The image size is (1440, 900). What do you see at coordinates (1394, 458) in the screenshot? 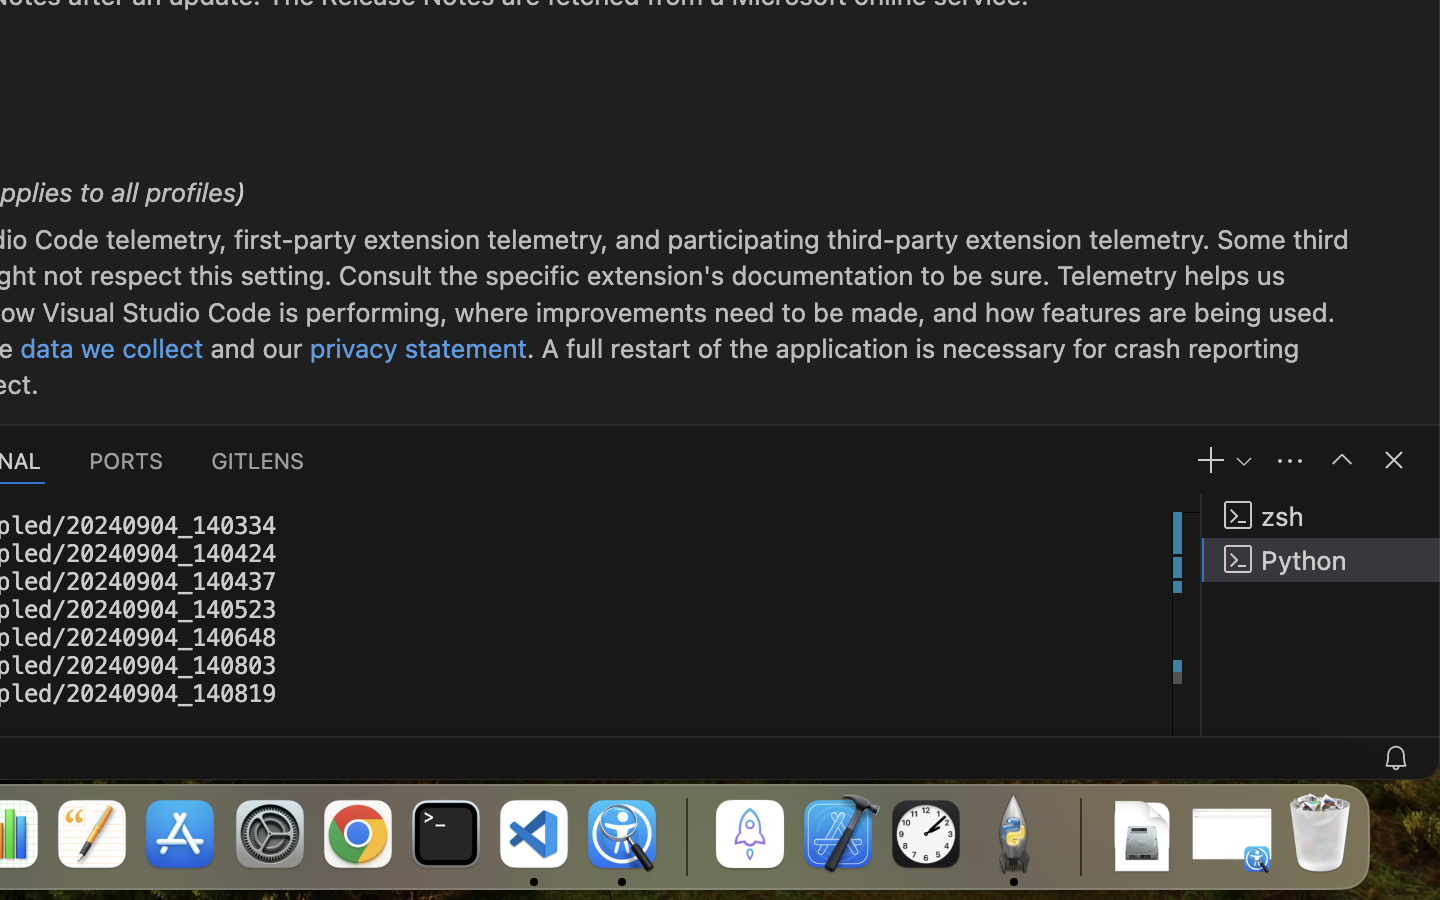
I see `''` at bounding box center [1394, 458].